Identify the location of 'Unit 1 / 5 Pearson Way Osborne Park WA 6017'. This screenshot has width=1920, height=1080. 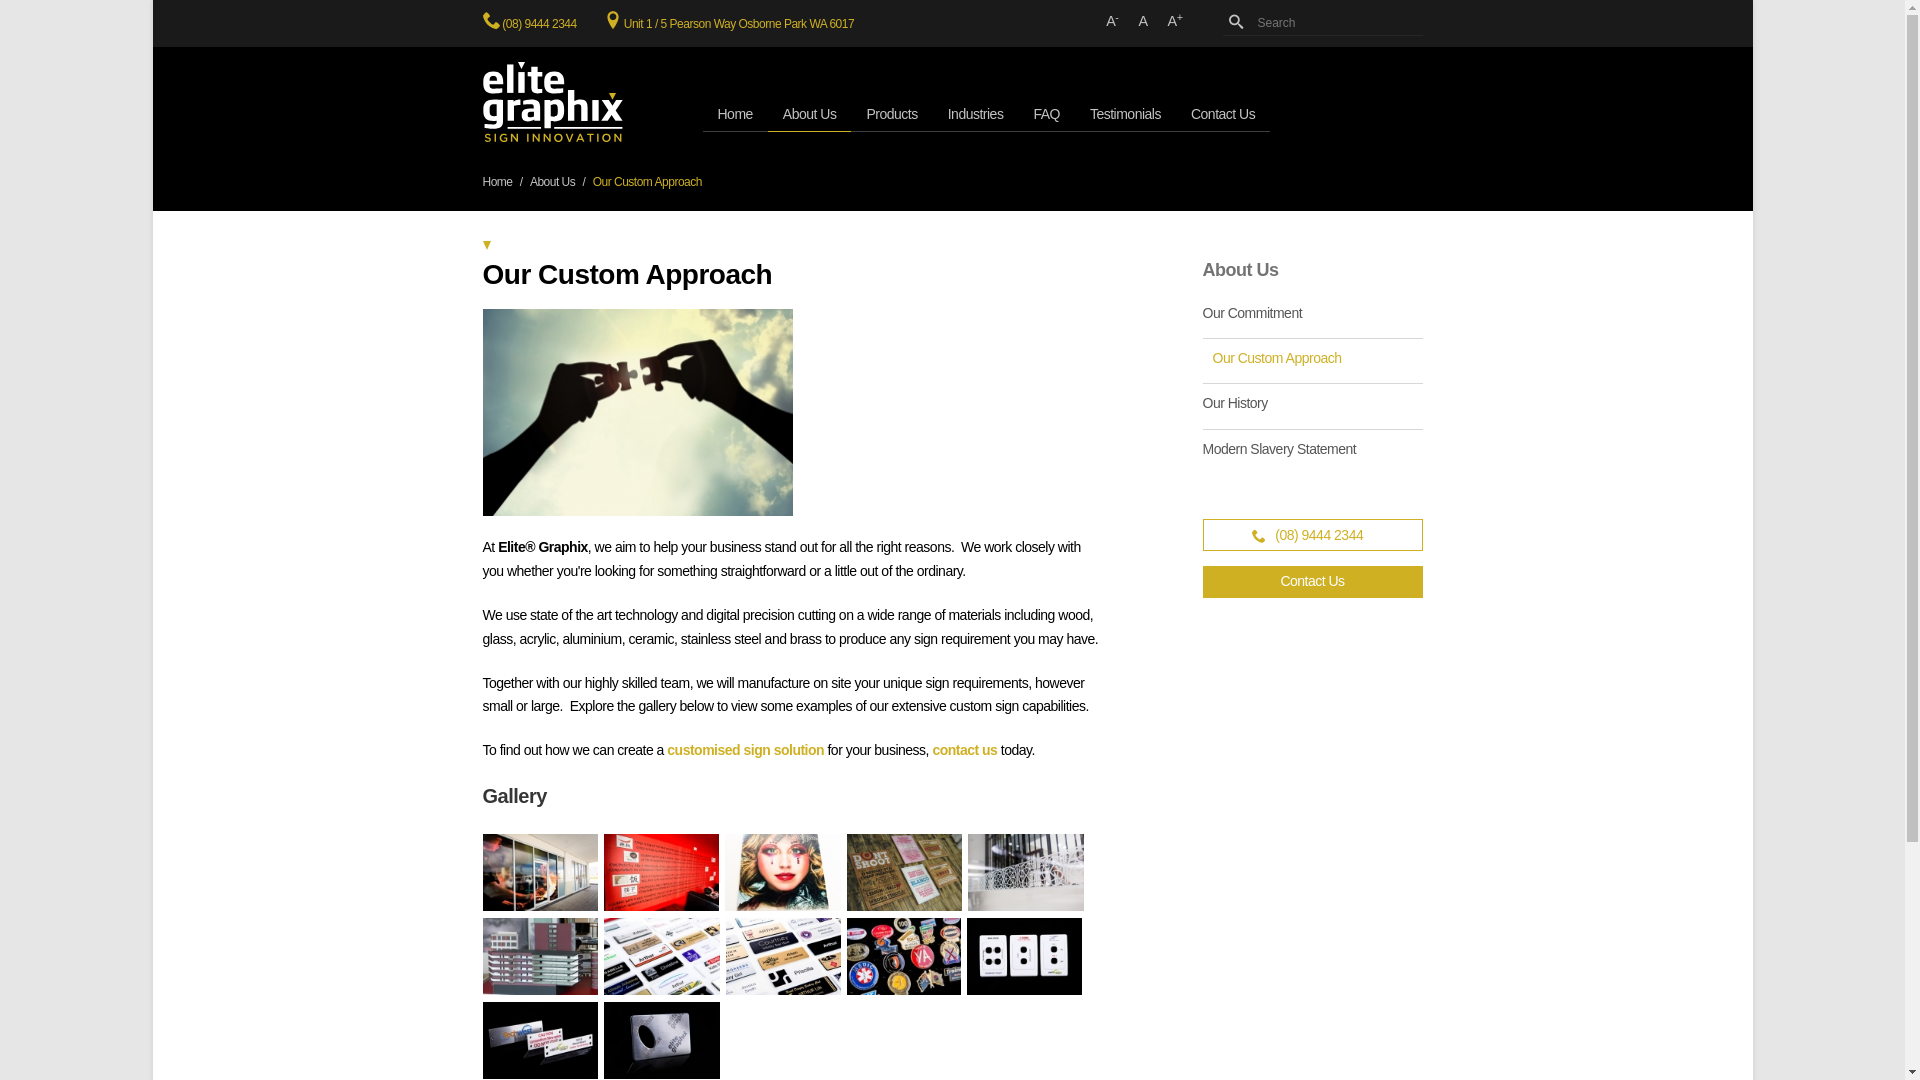
(738, 24).